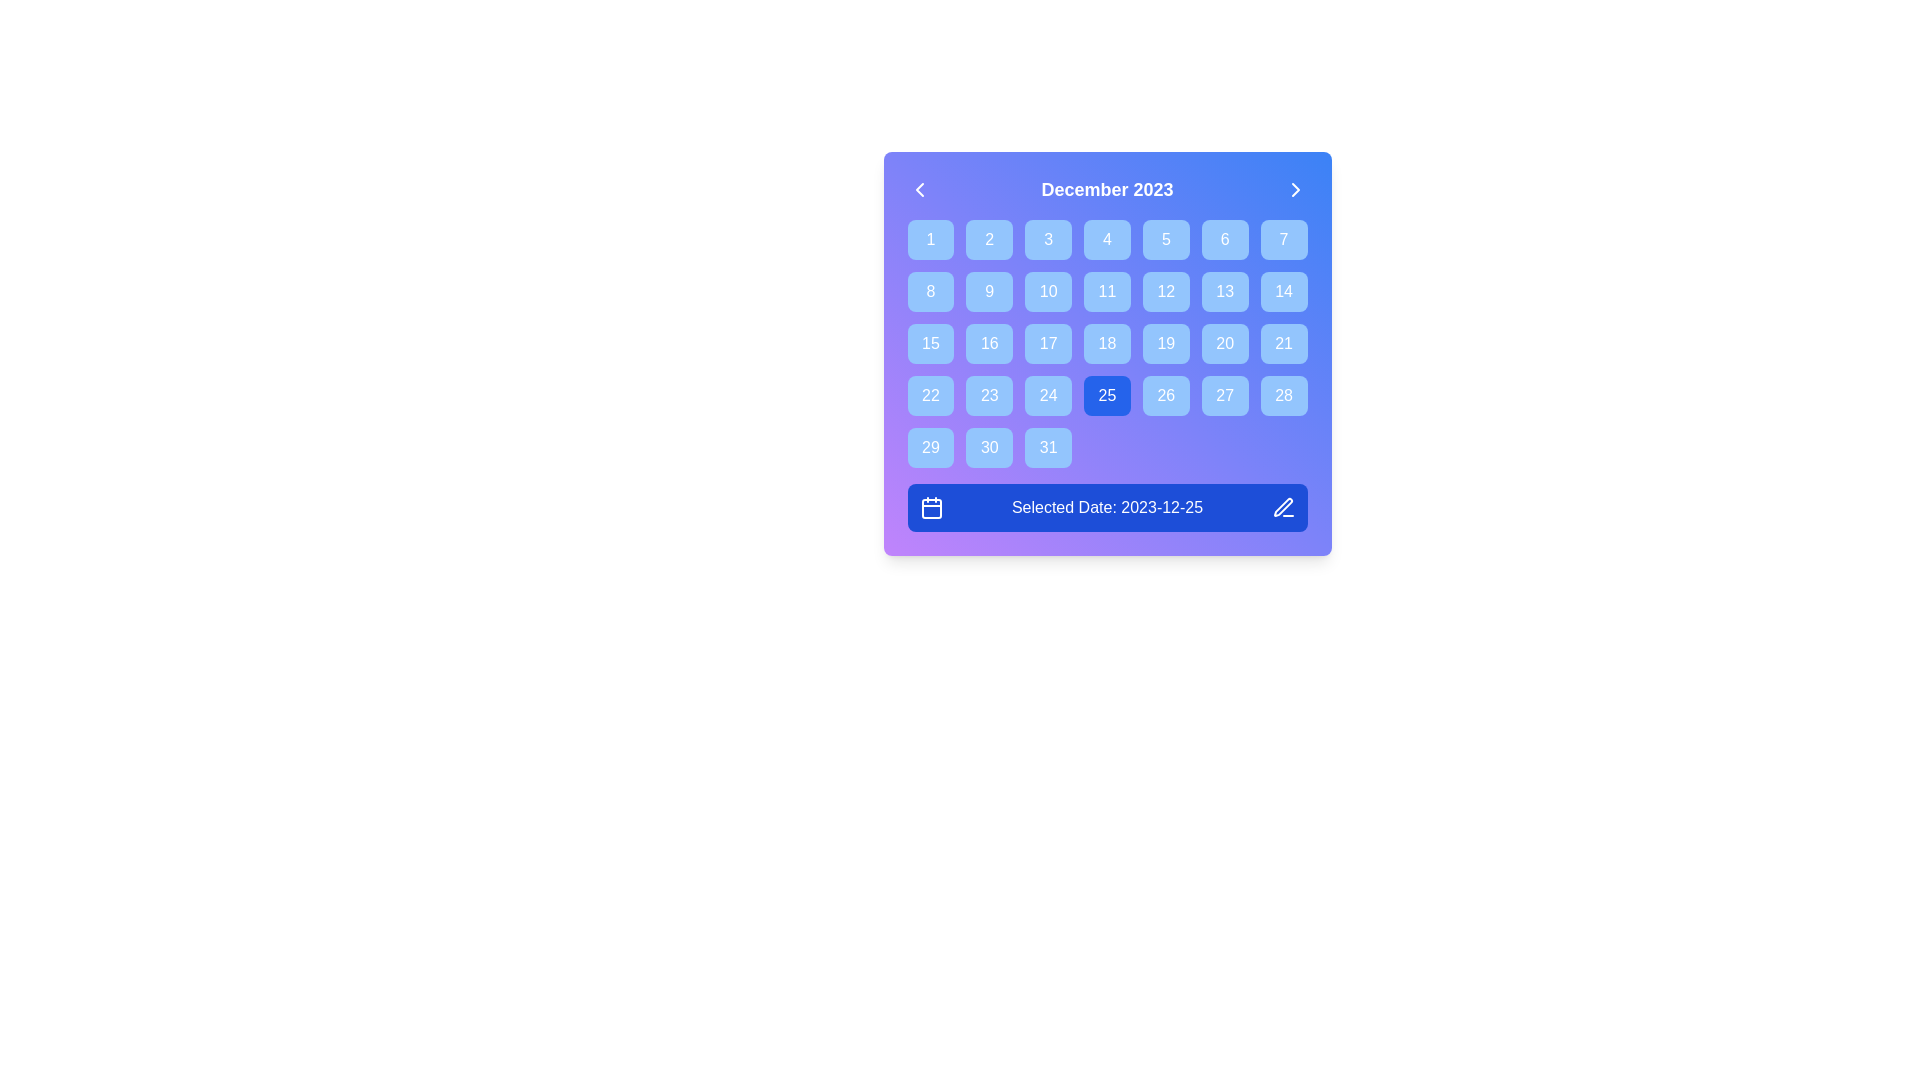 Image resolution: width=1920 pixels, height=1080 pixels. Describe the element at coordinates (1284, 292) in the screenshot. I see `the button displaying the number '14' in a light blue background, located in the second row and seventh column of the grid layout, for potential information` at that location.